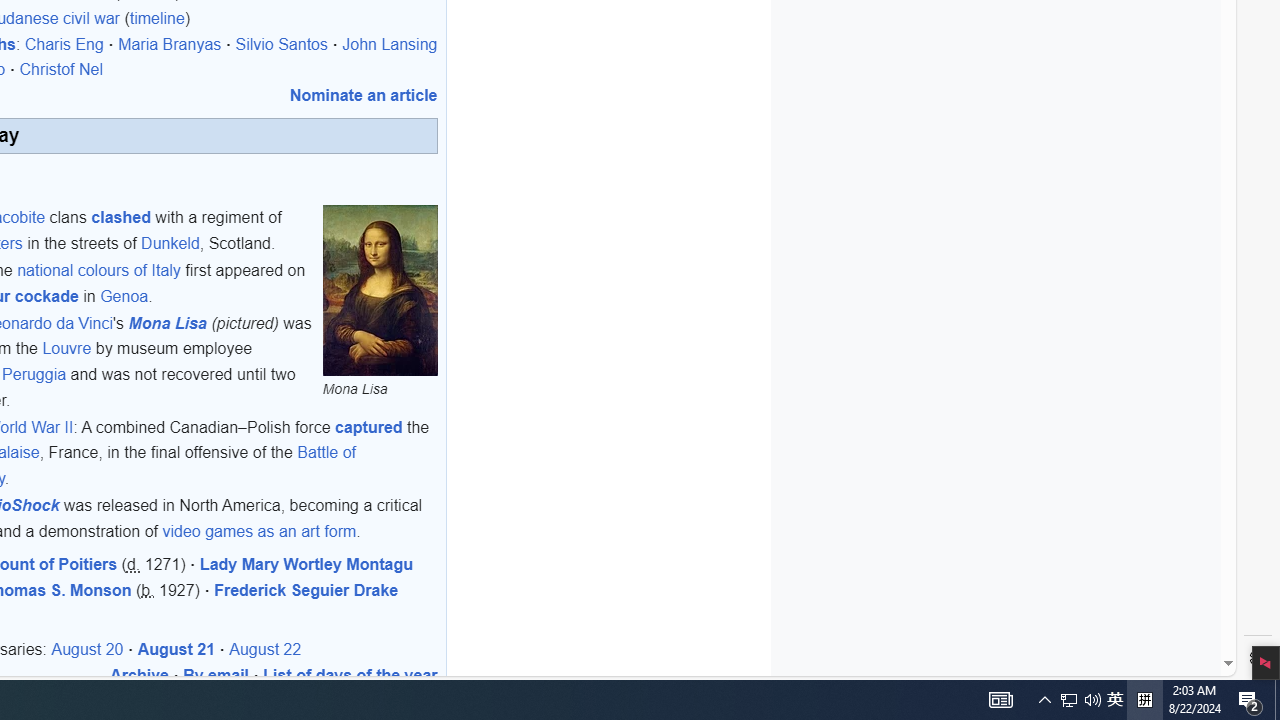  Describe the element at coordinates (156, 19) in the screenshot. I see `'timeline'` at that location.